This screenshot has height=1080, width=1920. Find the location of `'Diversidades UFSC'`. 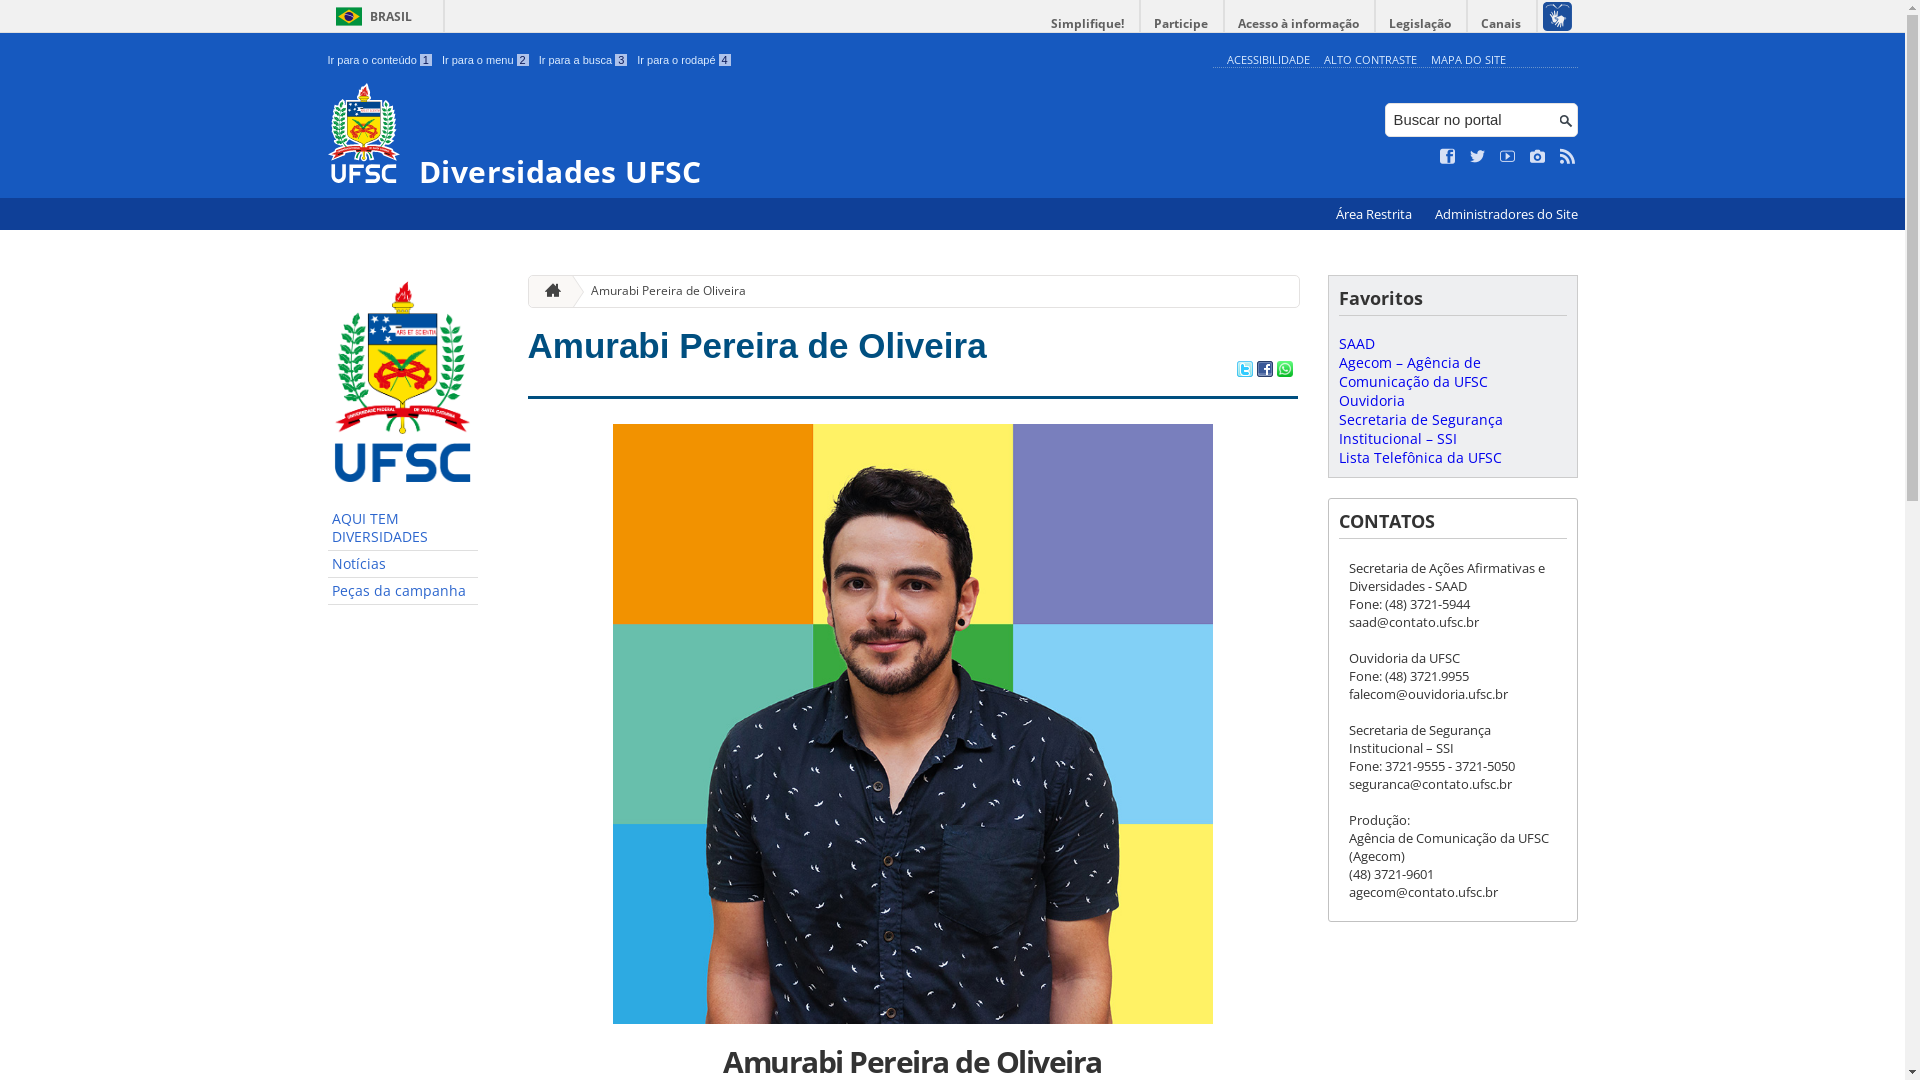

'Diversidades UFSC' is located at coordinates (764, 135).